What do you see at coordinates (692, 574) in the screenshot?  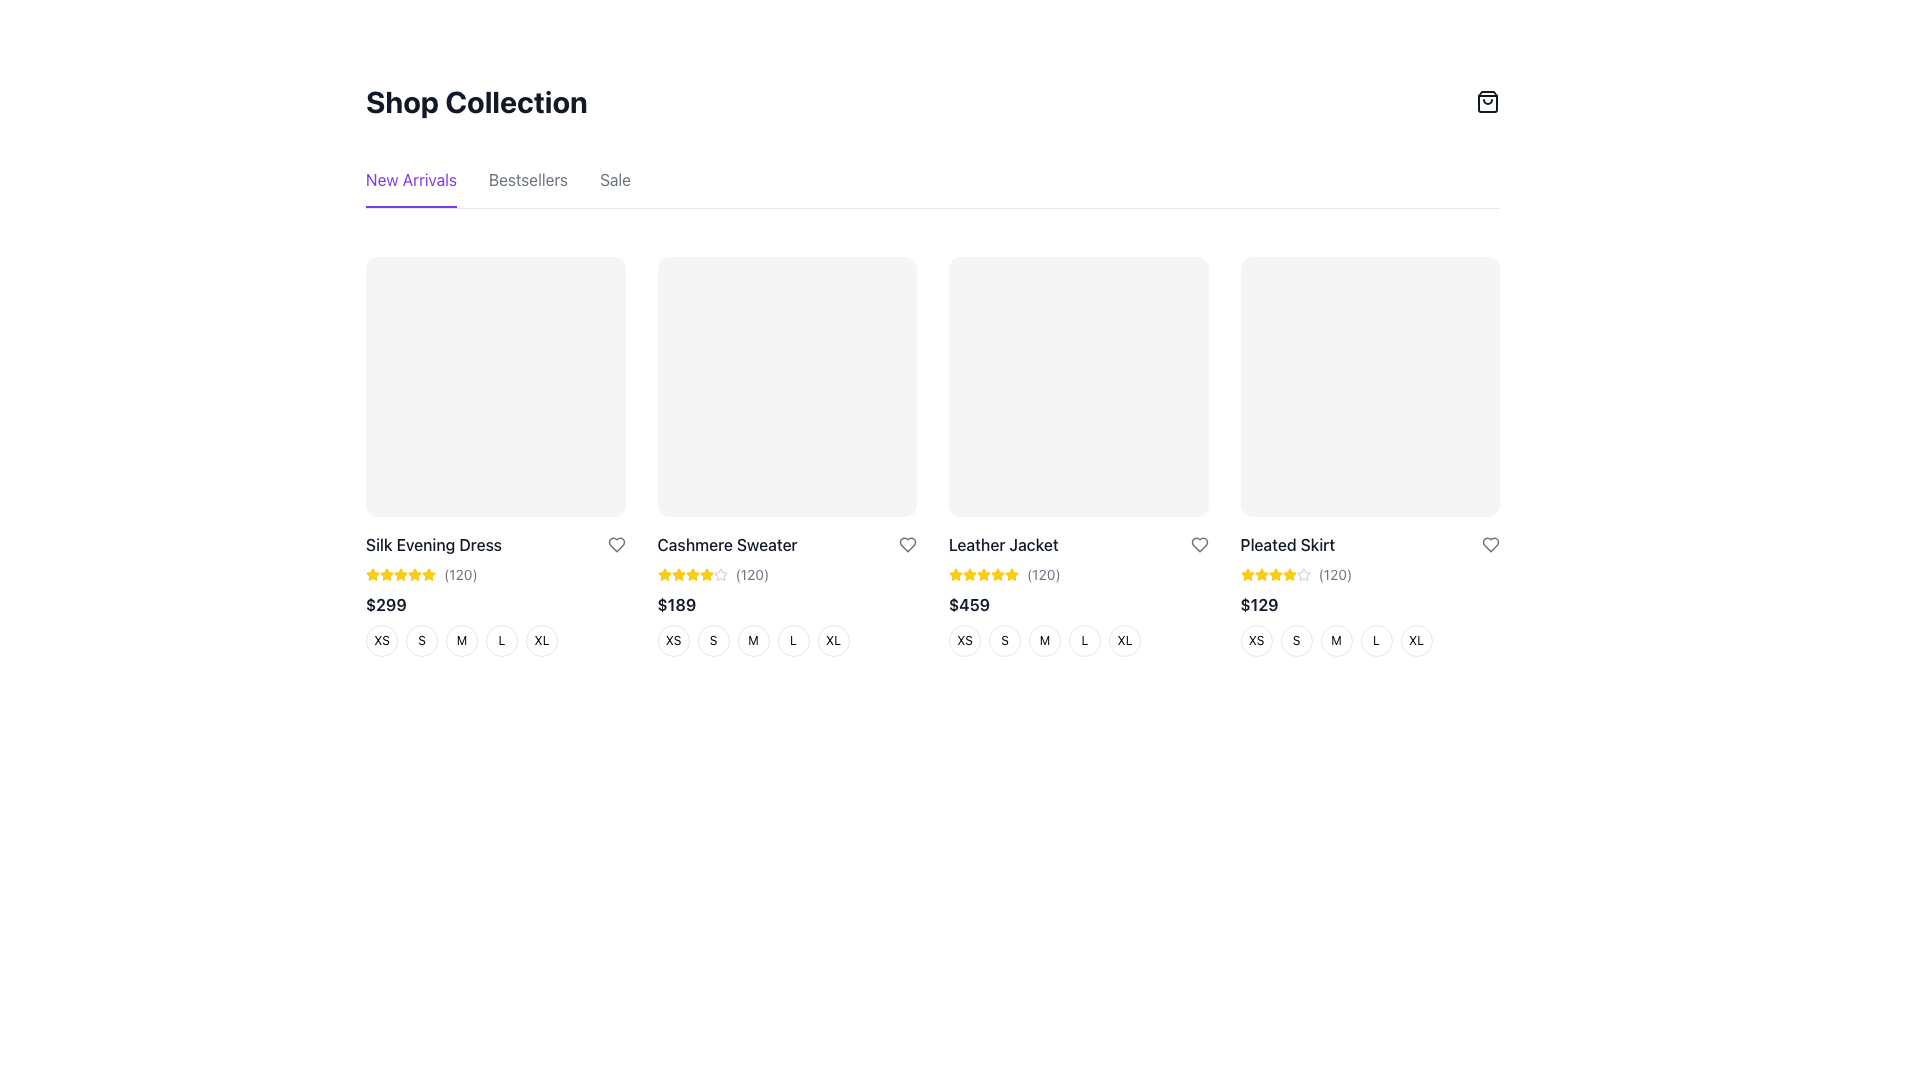 I see `the fourth star in the rating component under the product title 'Cashmere Sweater', which is highlighted in yellow and distinct from the gray fifth star` at bounding box center [692, 574].